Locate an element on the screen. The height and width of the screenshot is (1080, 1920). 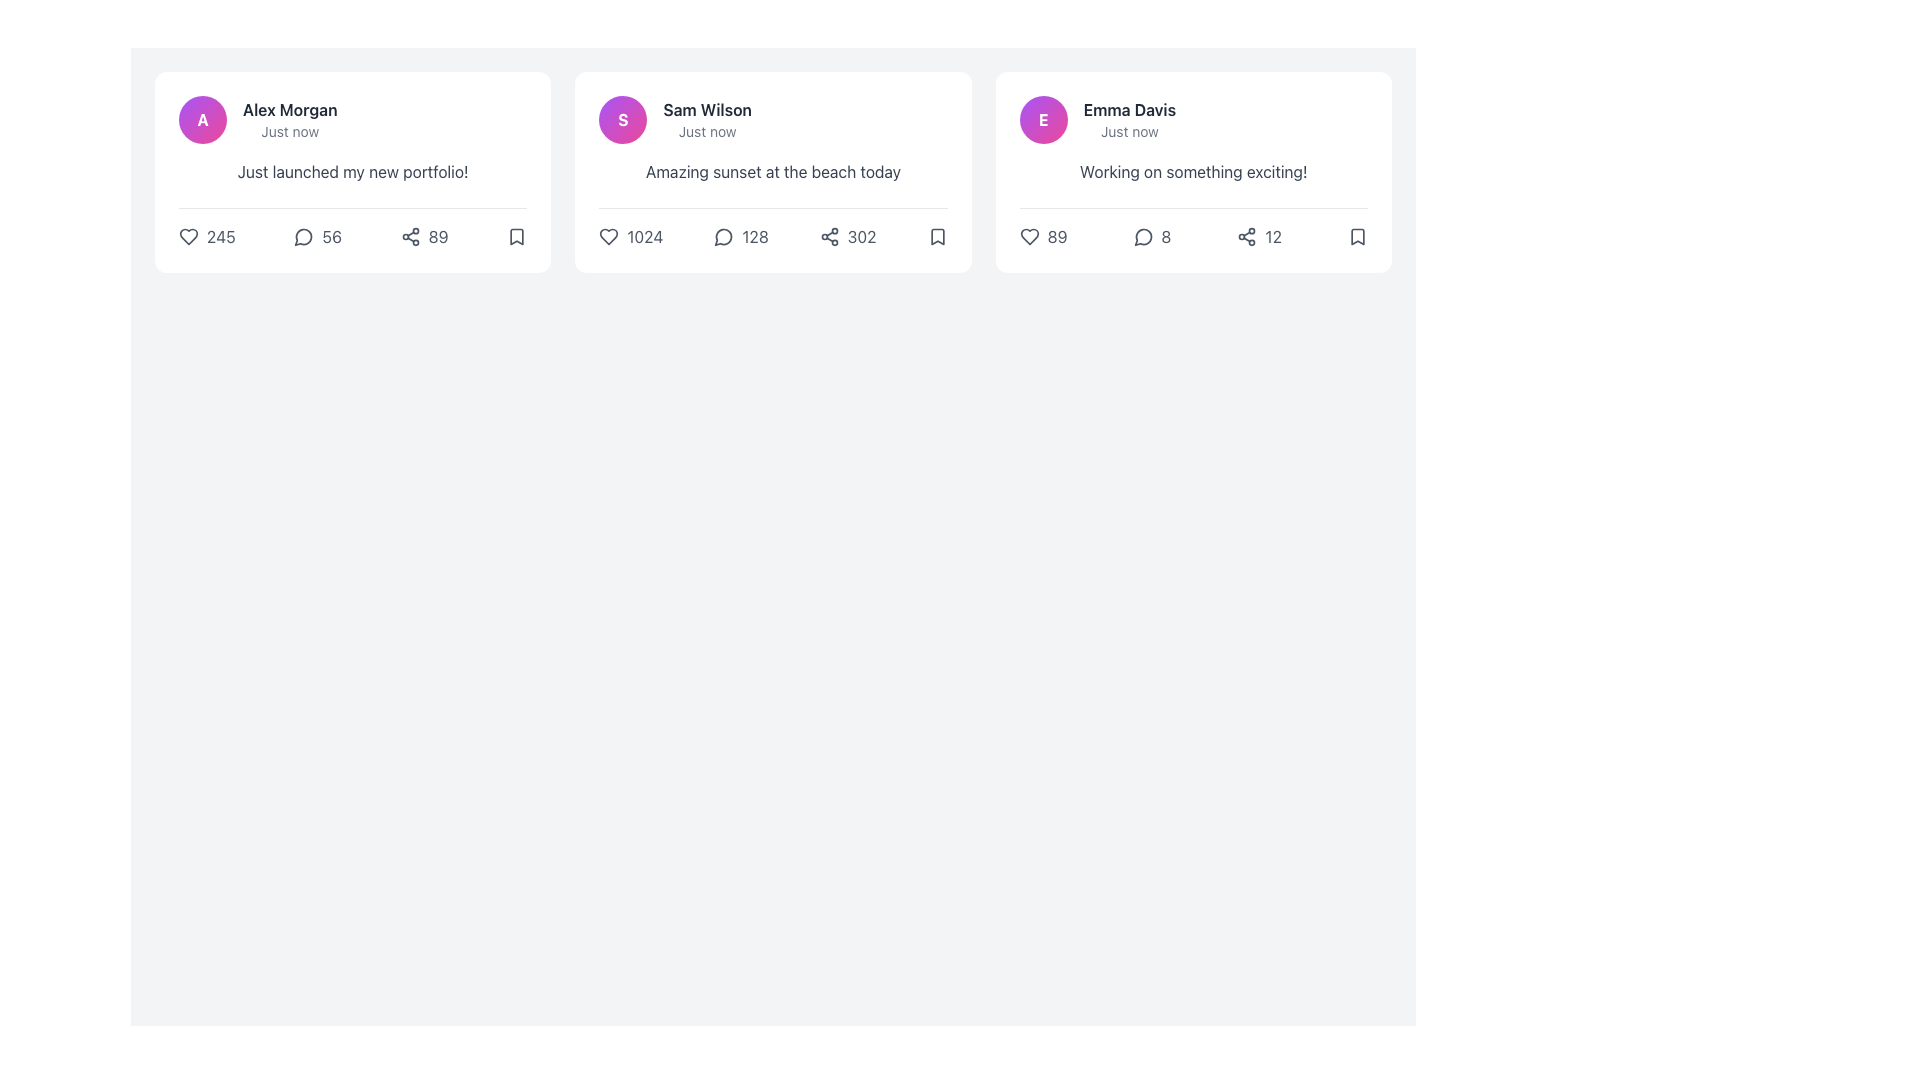
the heart-shaped icon located in the bottom-left part of the content card to like the post is located at coordinates (188, 235).